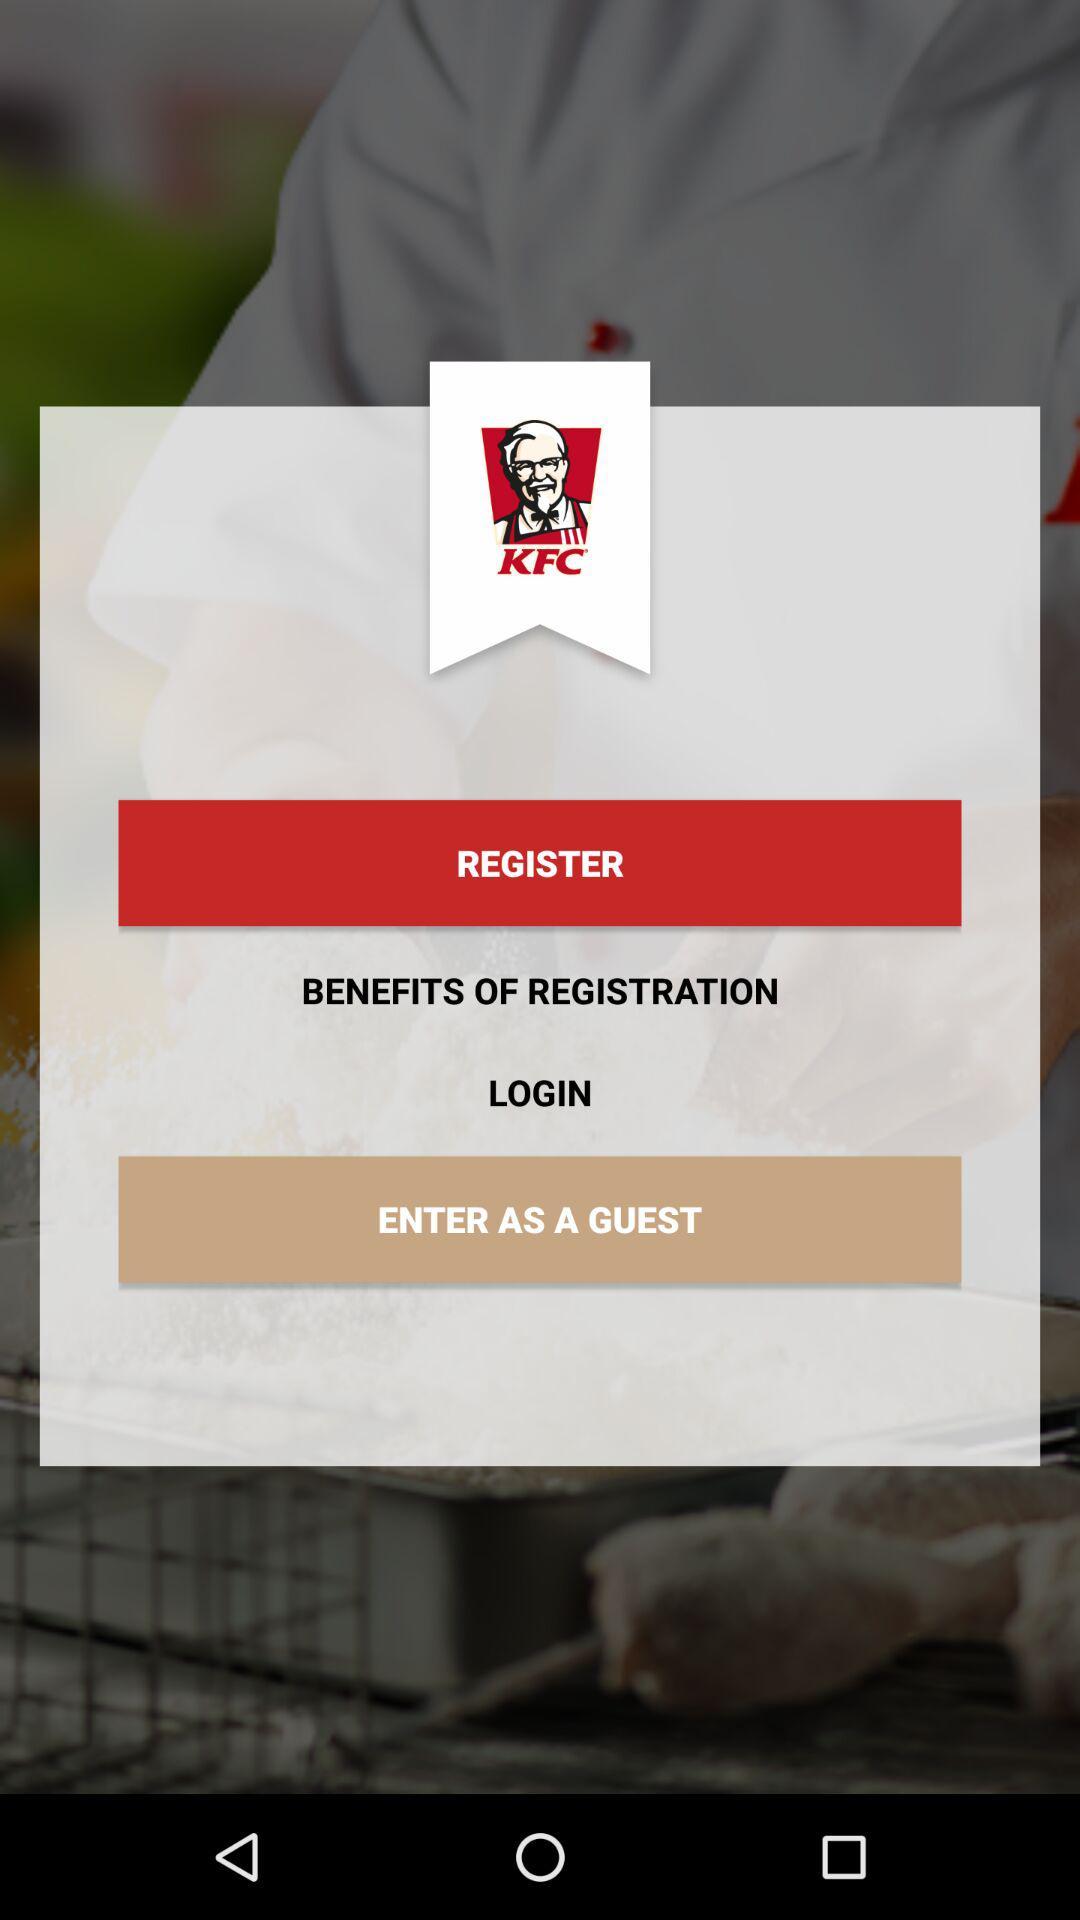  I want to click on benefits of registration, so click(540, 990).